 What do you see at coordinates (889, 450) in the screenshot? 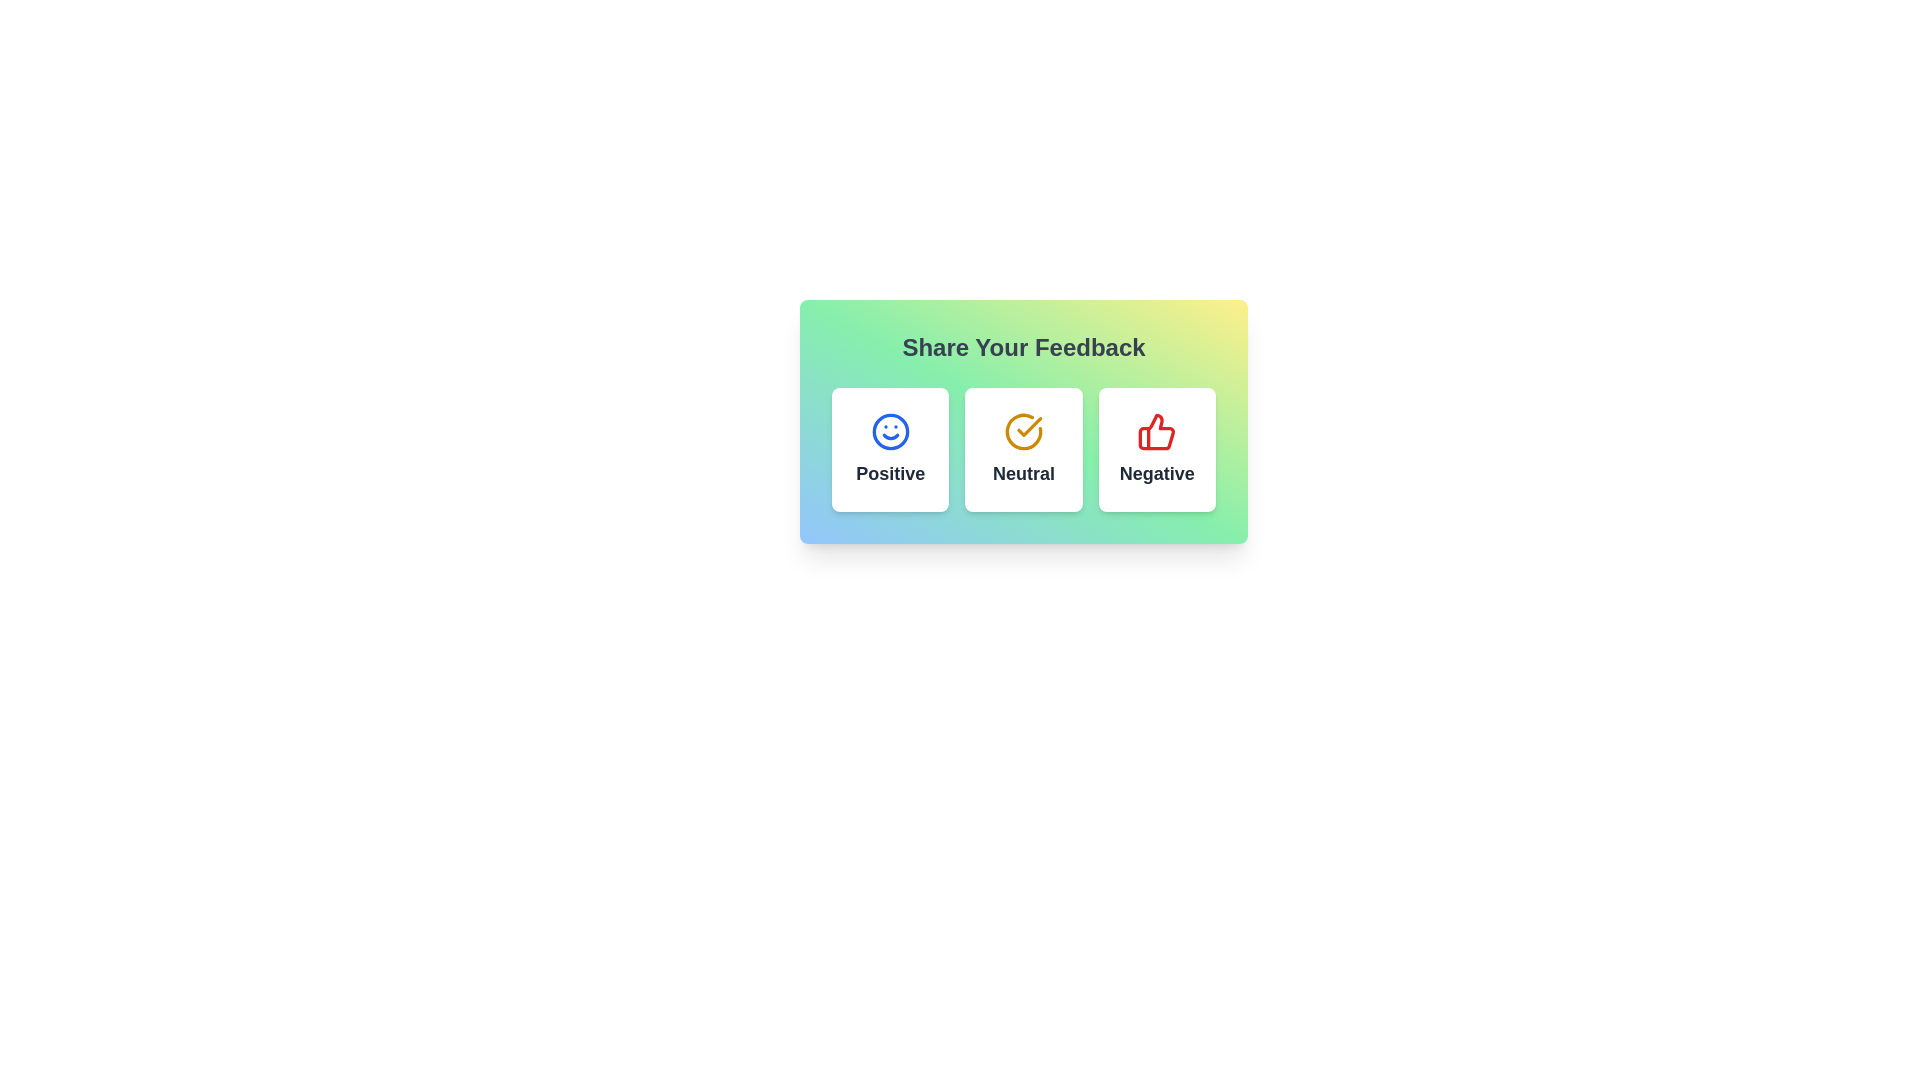
I see `the first button for positive feedback located within the 'Share Your Feedback' section` at bounding box center [889, 450].